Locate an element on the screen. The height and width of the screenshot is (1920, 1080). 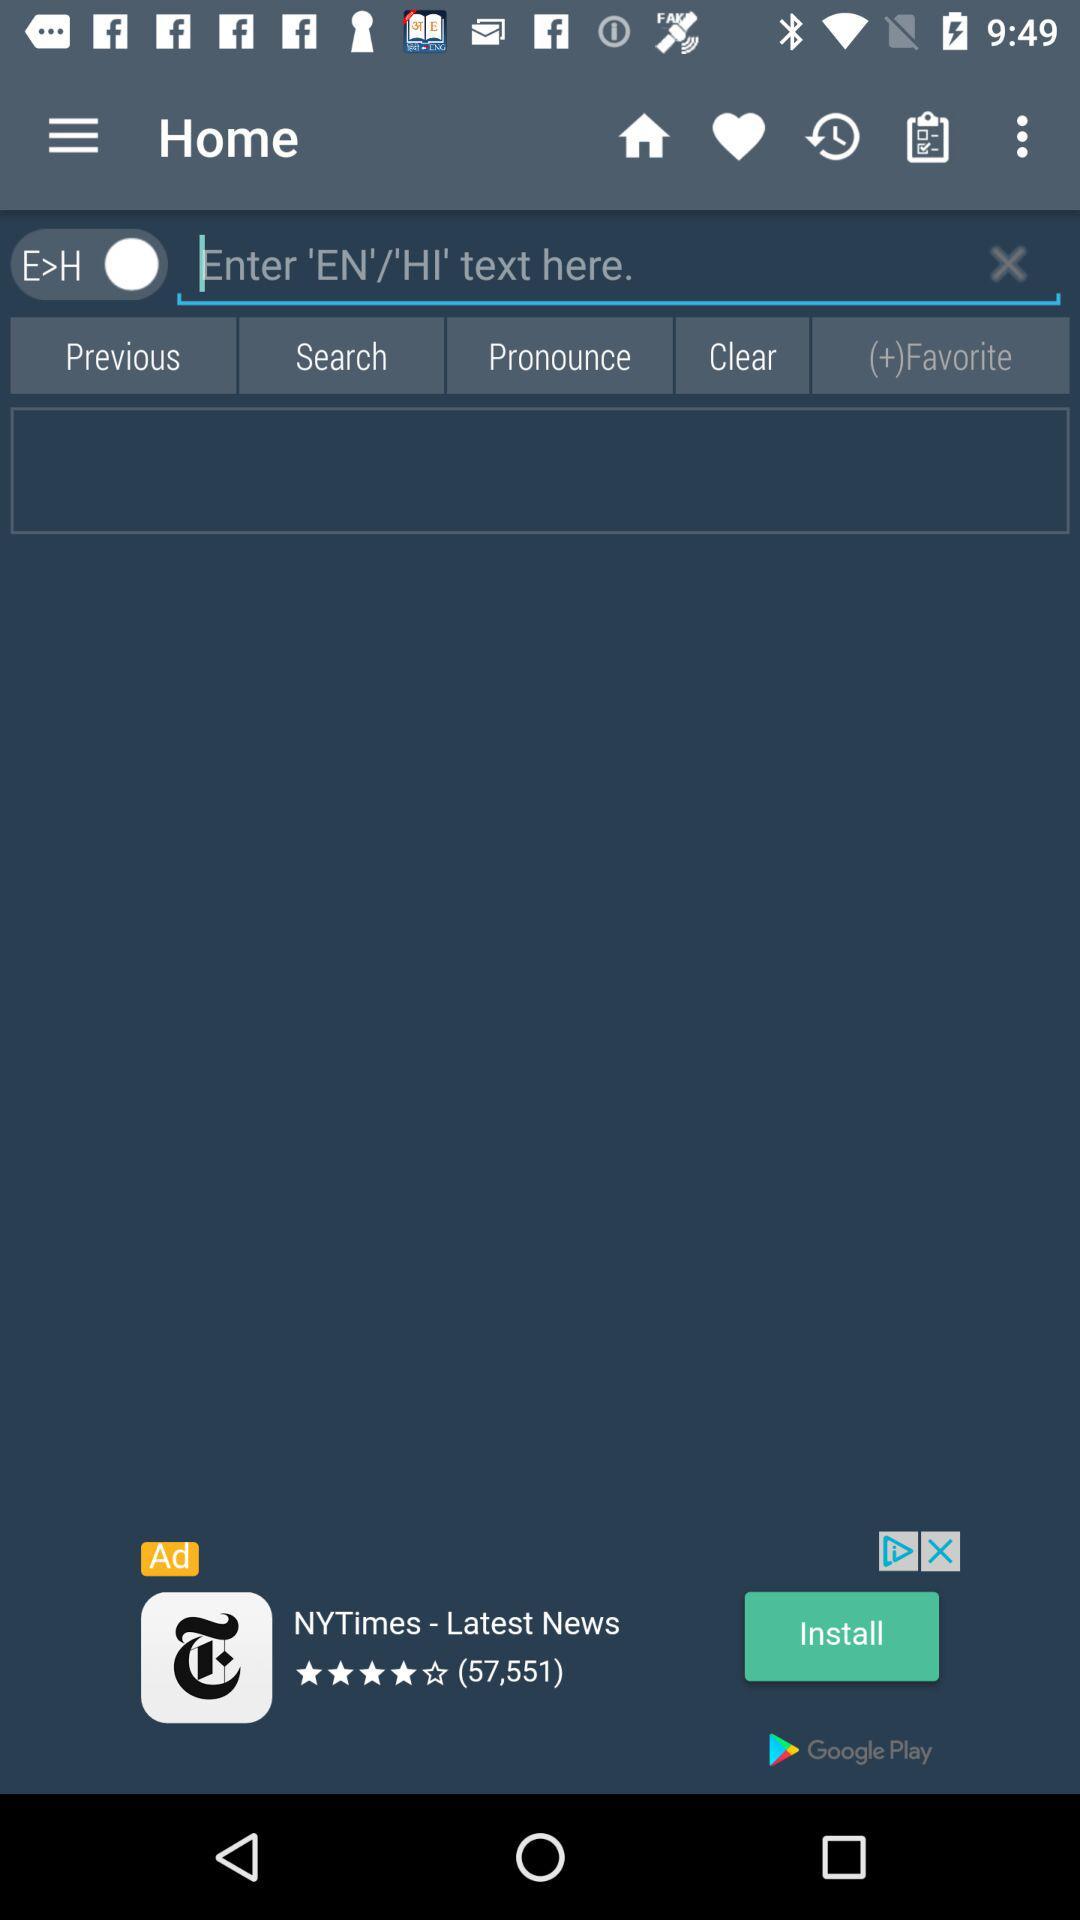
the button beside search is located at coordinates (123, 355).